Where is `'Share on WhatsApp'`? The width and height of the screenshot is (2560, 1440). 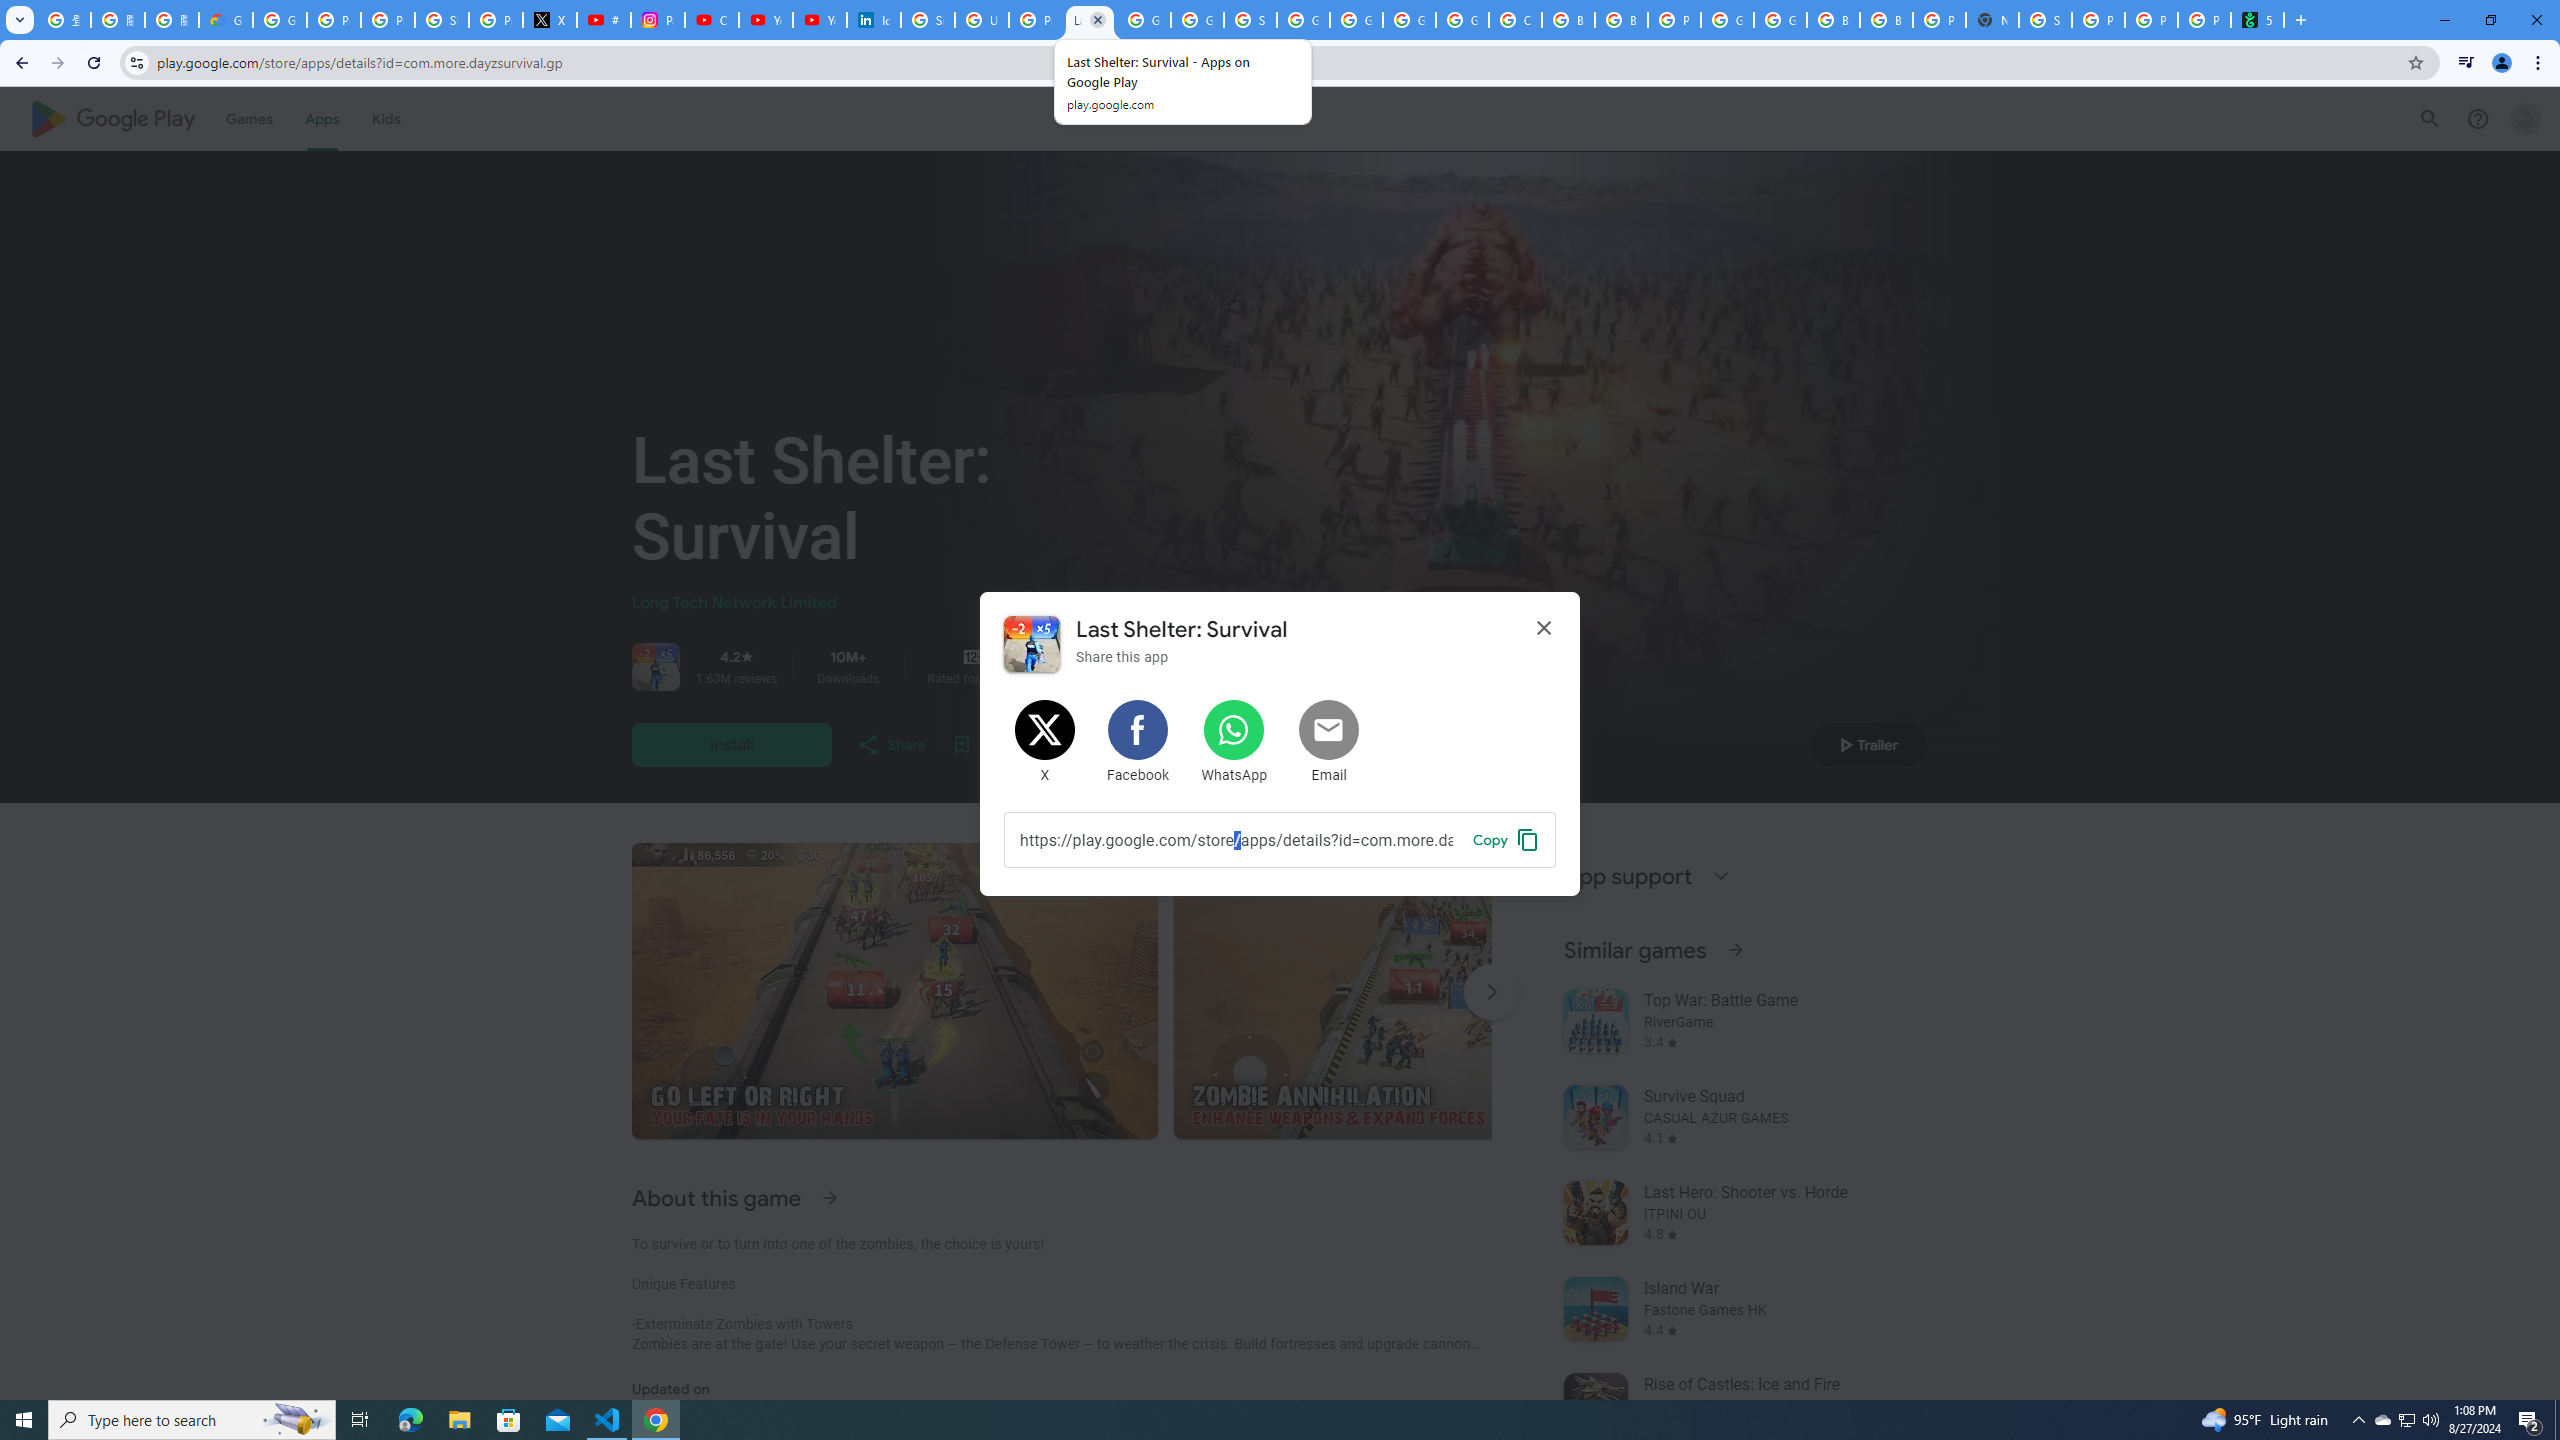
'Share on WhatsApp' is located at coordinates (1232, 742).